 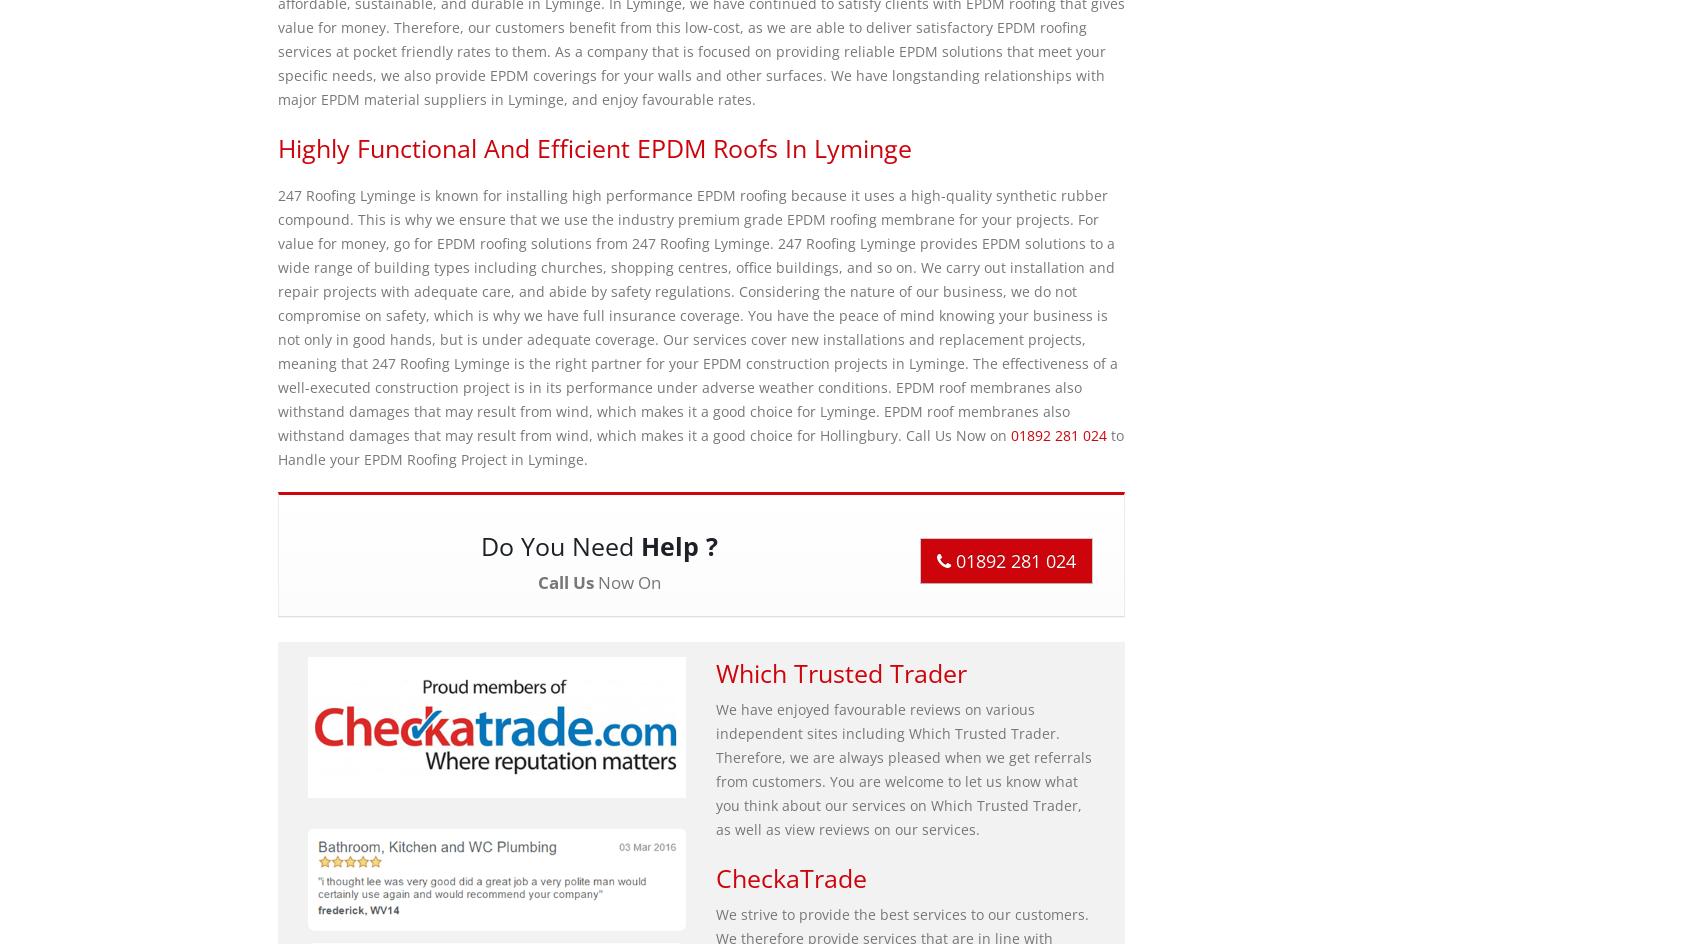 What do you see at coordinates (902, 768) in the screenshot?
I see `'We have enjoyed favourable reviews on various independent sites including Which Trusted Trader. Therefore, we are always pleased when we get referrals from customers. You are welcome to let us know what you think about our services on Which Trusted Trader, as well as view reviews on our services.'` at bounding box center [902, 768].